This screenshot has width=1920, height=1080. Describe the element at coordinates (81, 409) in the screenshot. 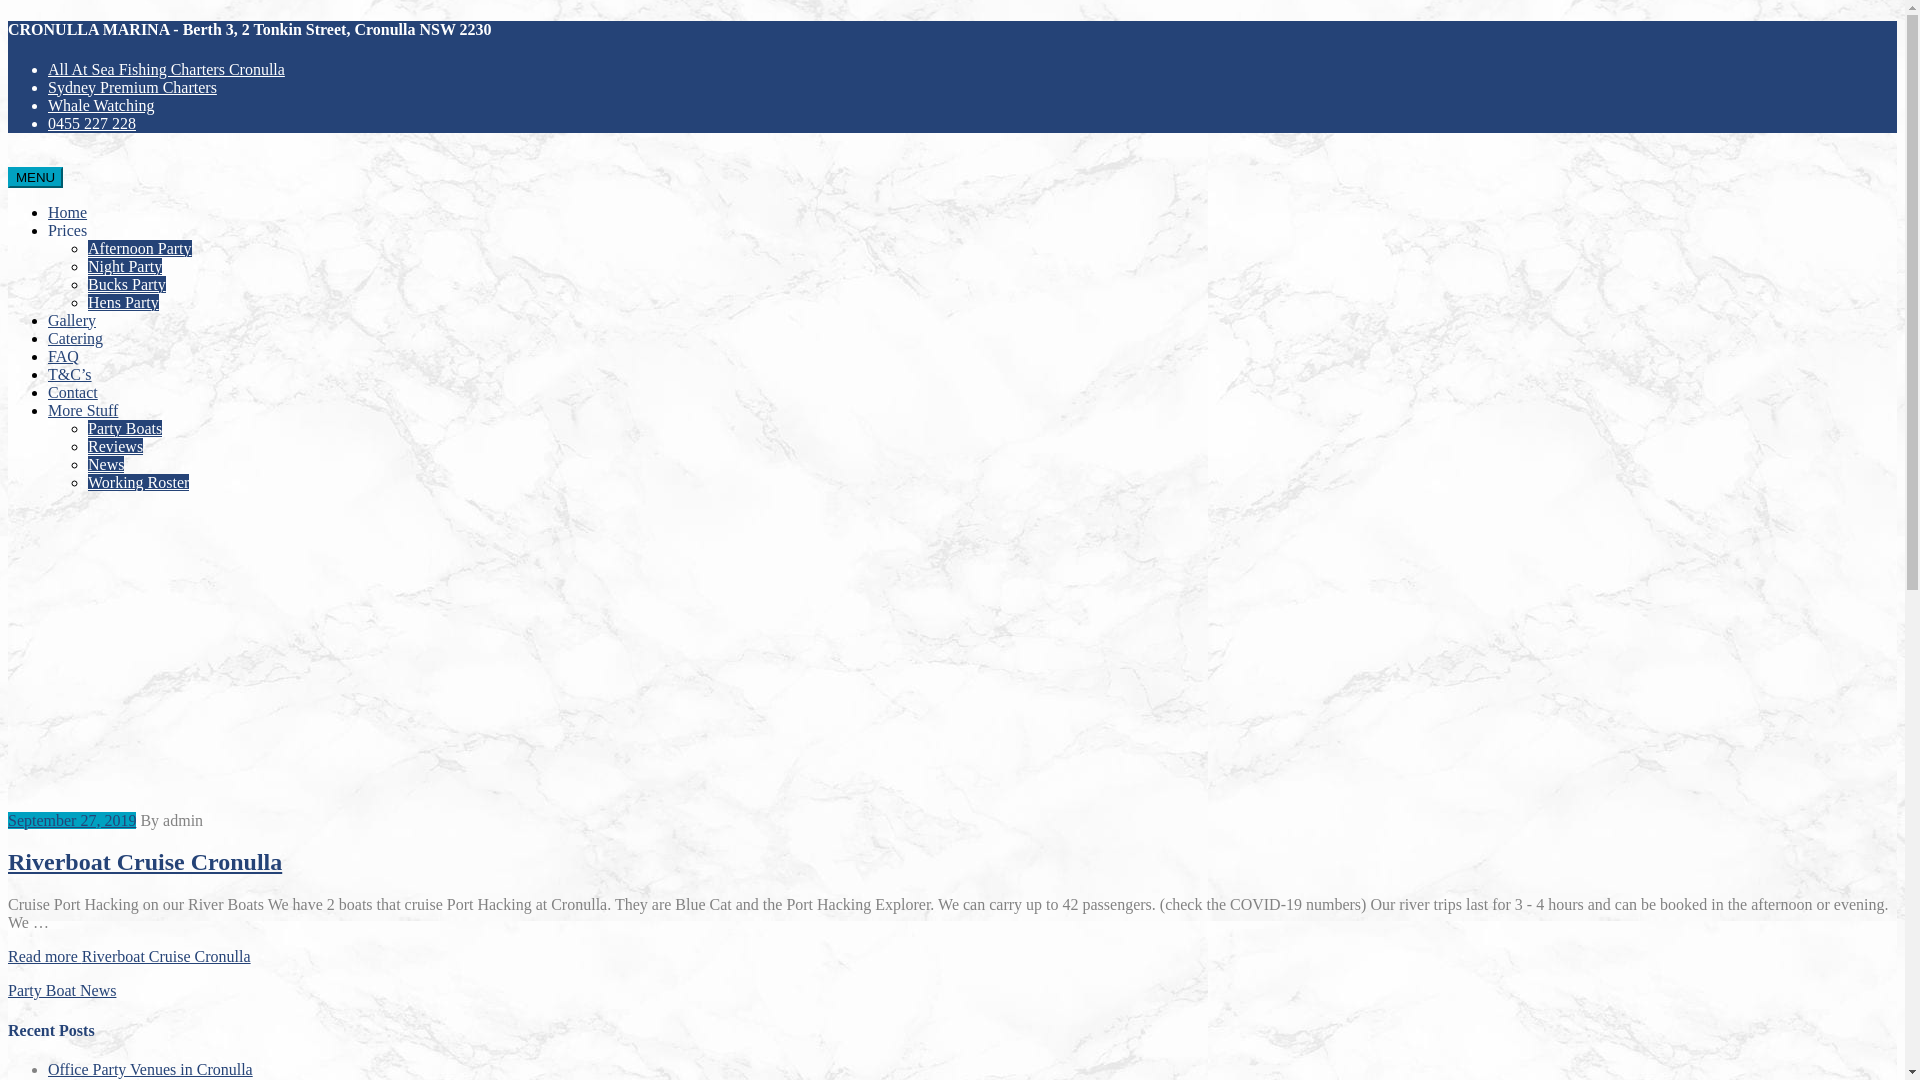

I see `'More Stuff'` at that location.